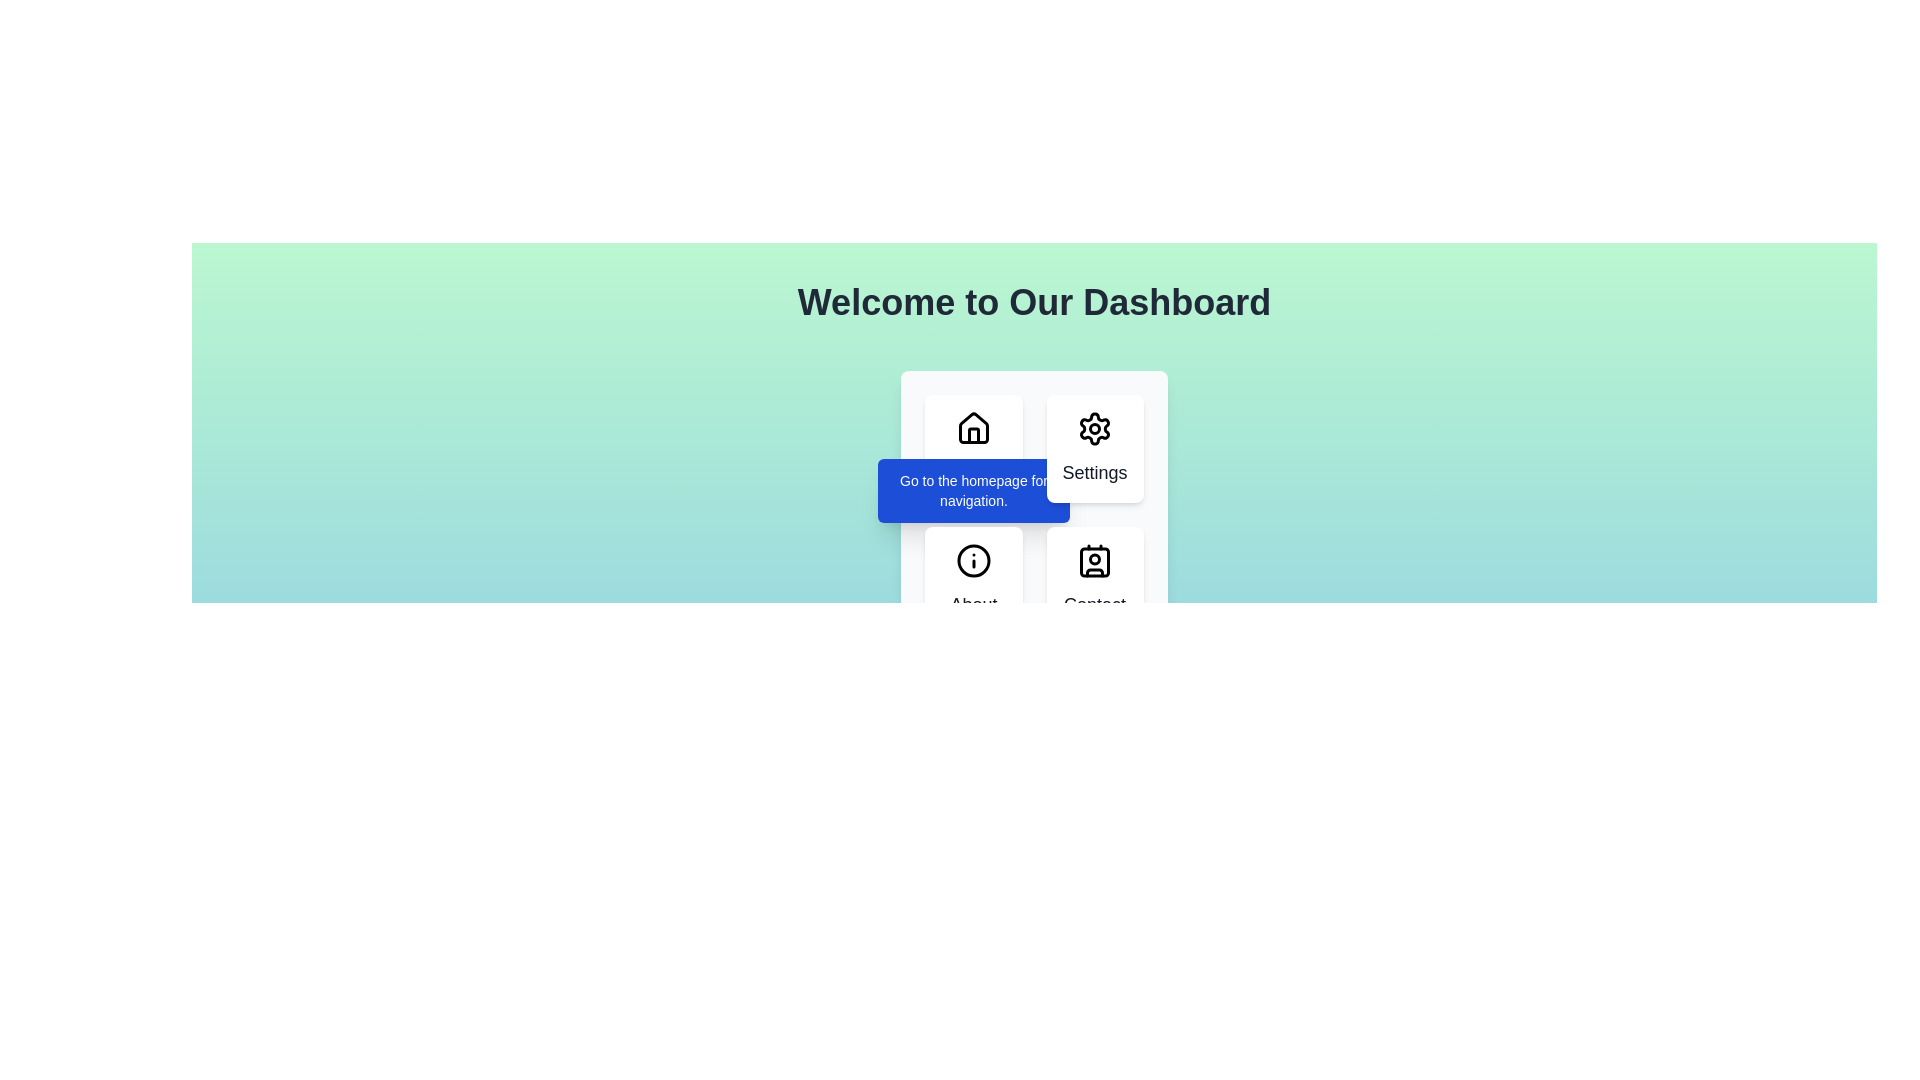 The image size is (1920, 1080). Describe the element at coordinates (1093, 581) in the screenshot. I see `the Button-like card located in the bottom-right corner of the 2x2 grid layout, which provides access to the 'Contact' section` at that location.